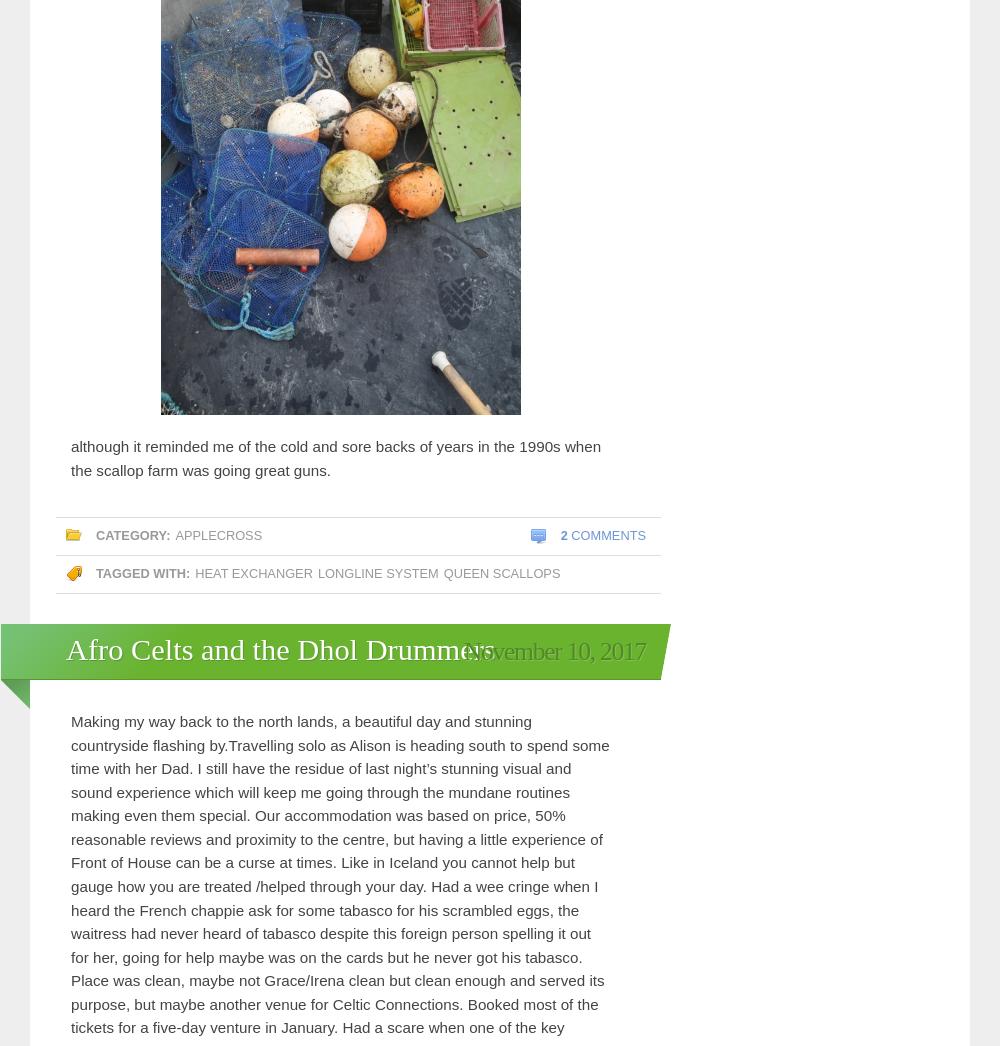 The width and height of the screenshot is (1000, 1046). What do you see at coordinates (133, 534) in the screenshot?
I see `'Category:'` at bounding box center [133, 534].